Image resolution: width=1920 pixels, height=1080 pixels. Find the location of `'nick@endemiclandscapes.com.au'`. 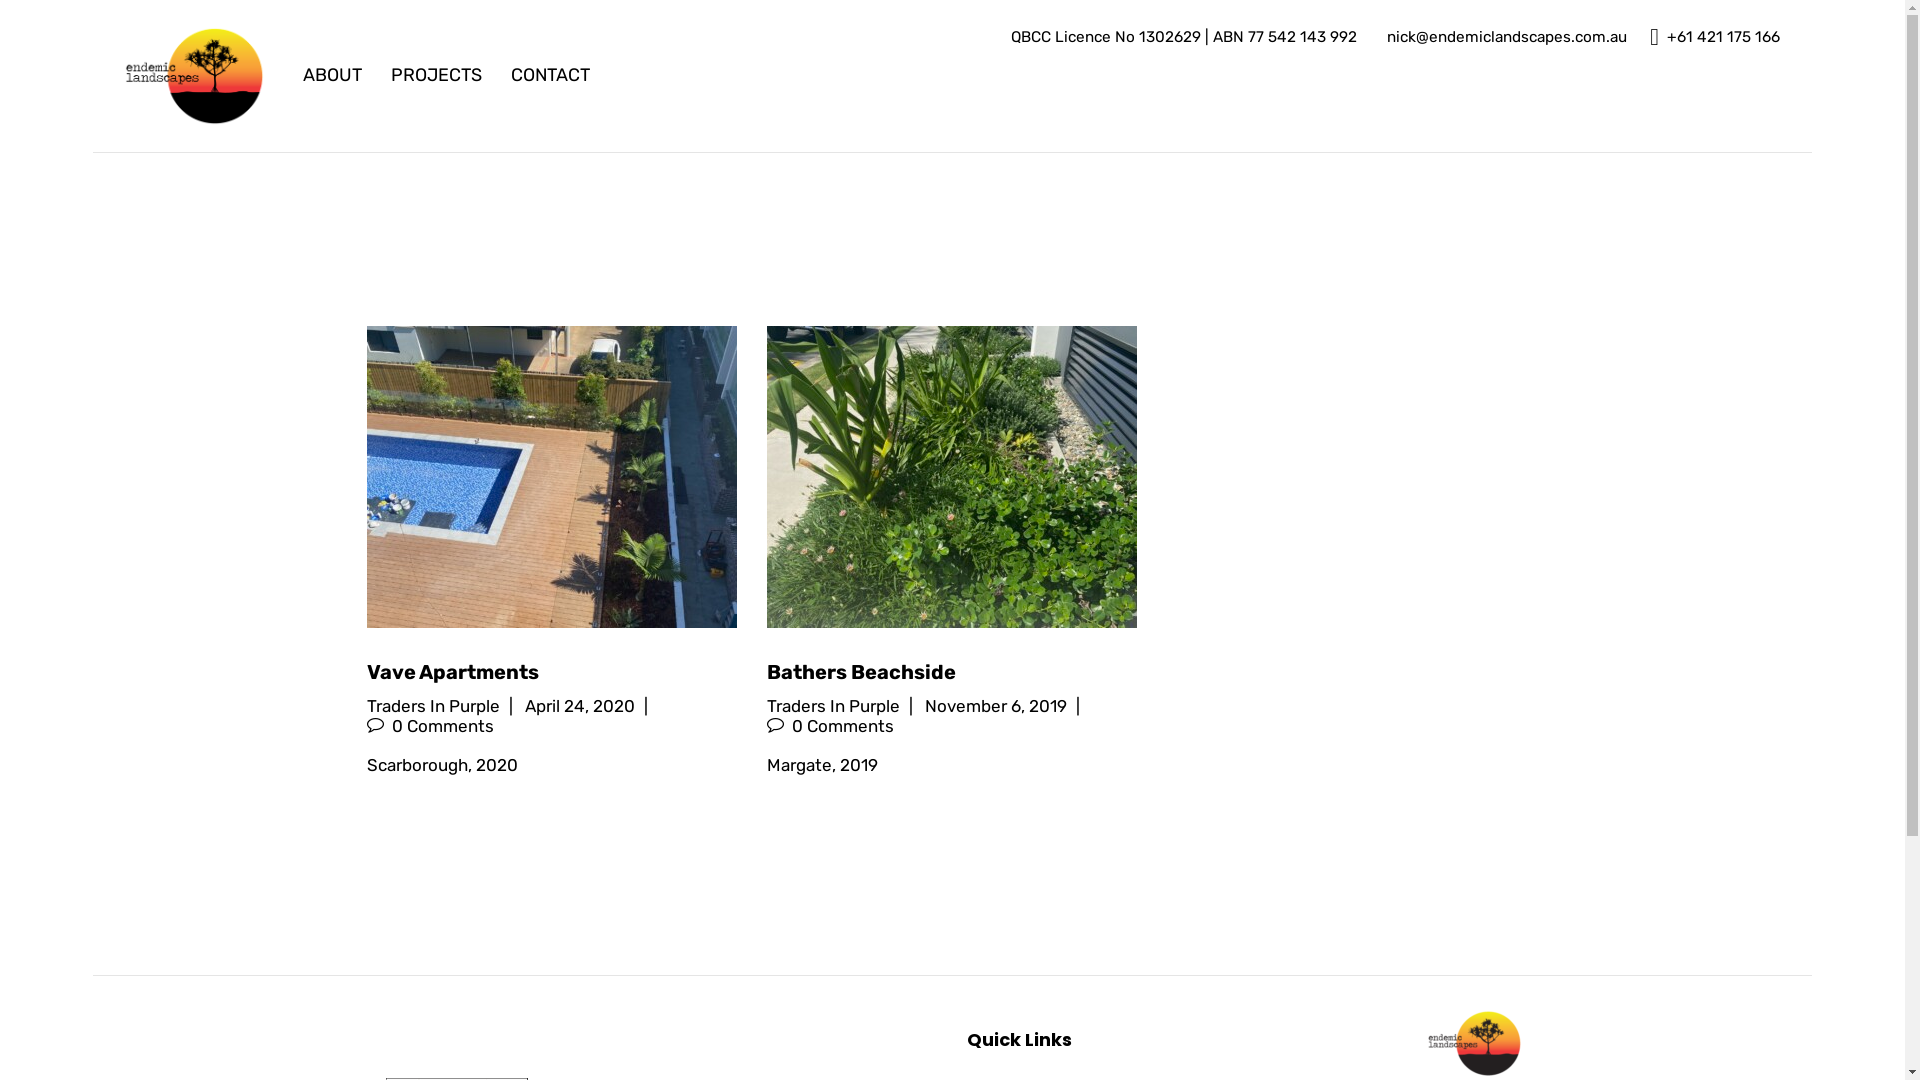

'nick@endemiclandscapes.com.au' is located at coordinates (1503, 37).